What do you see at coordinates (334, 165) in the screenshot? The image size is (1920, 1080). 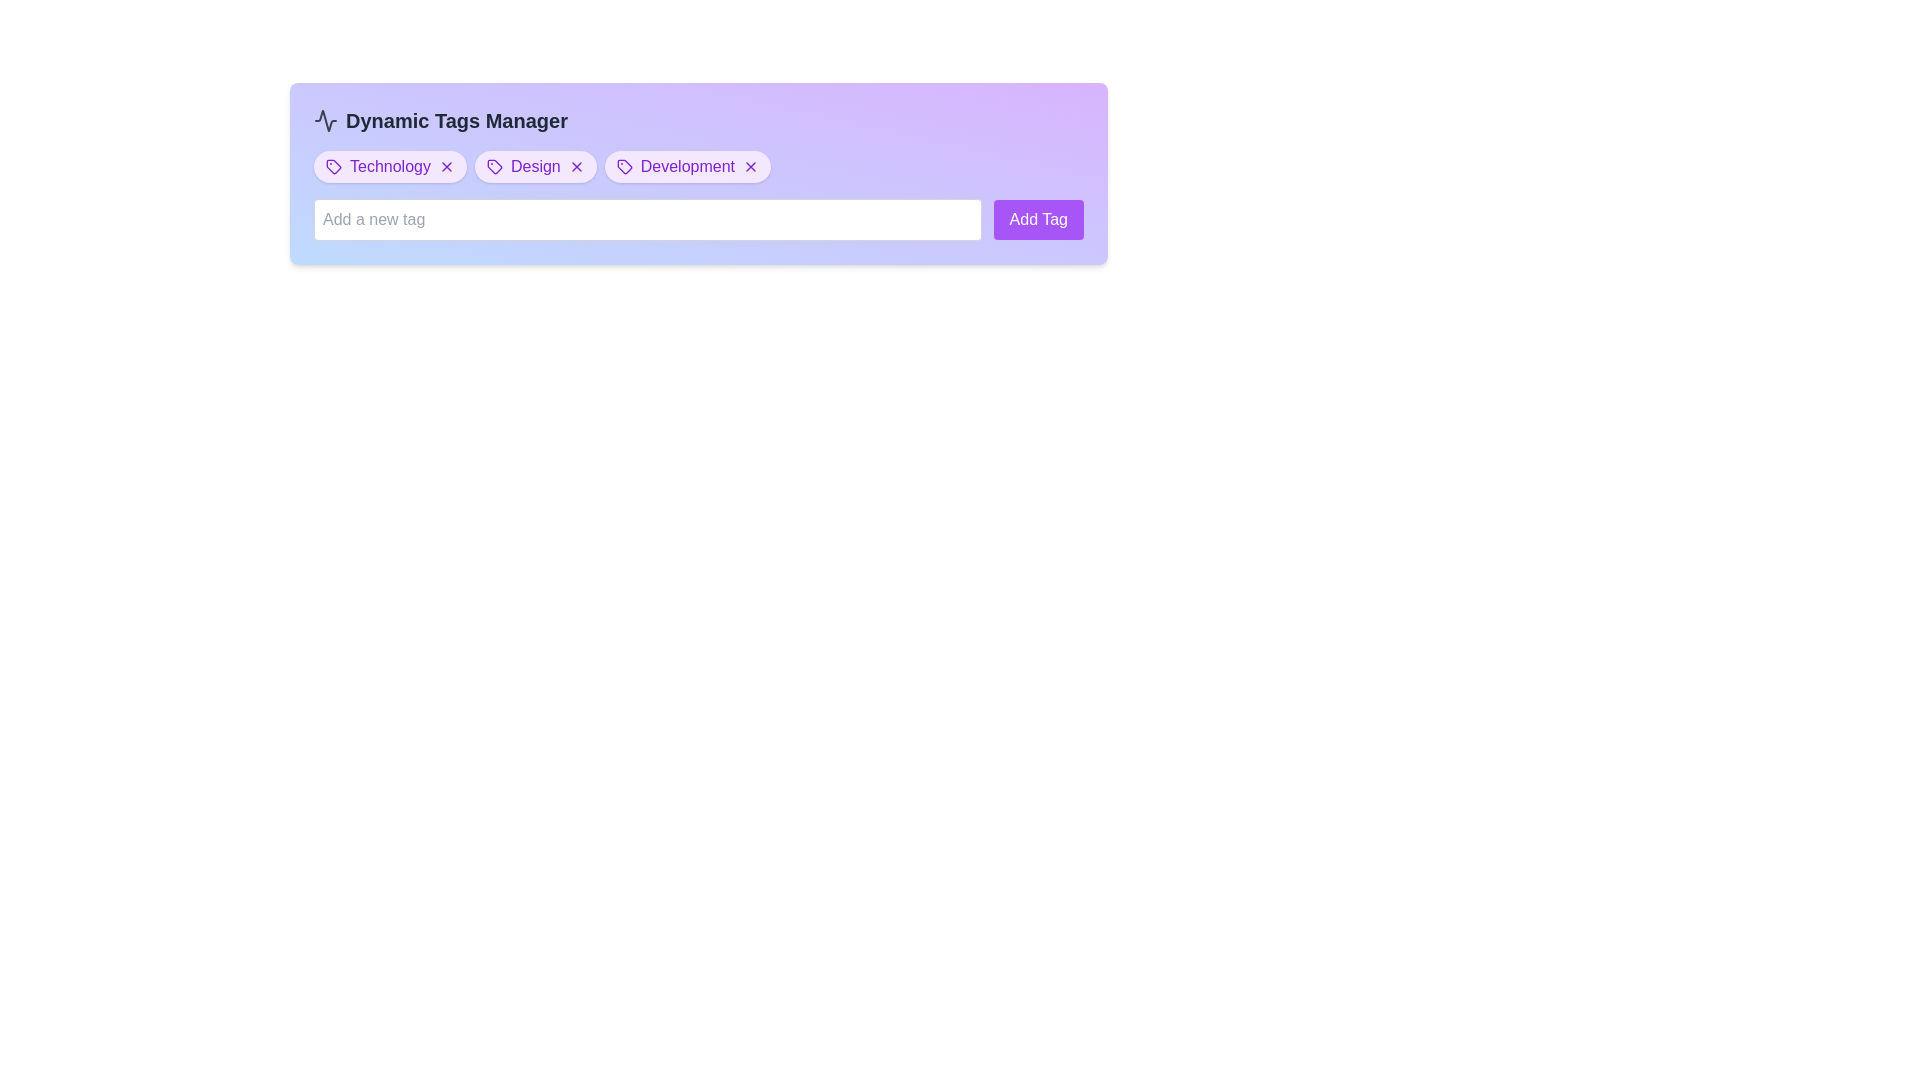 I see `the decorative icon associated with the 'Technology' tag label in the top-left section of the 'Dynamic Tags Manager' toolbar` at bounding box center [334, 165].